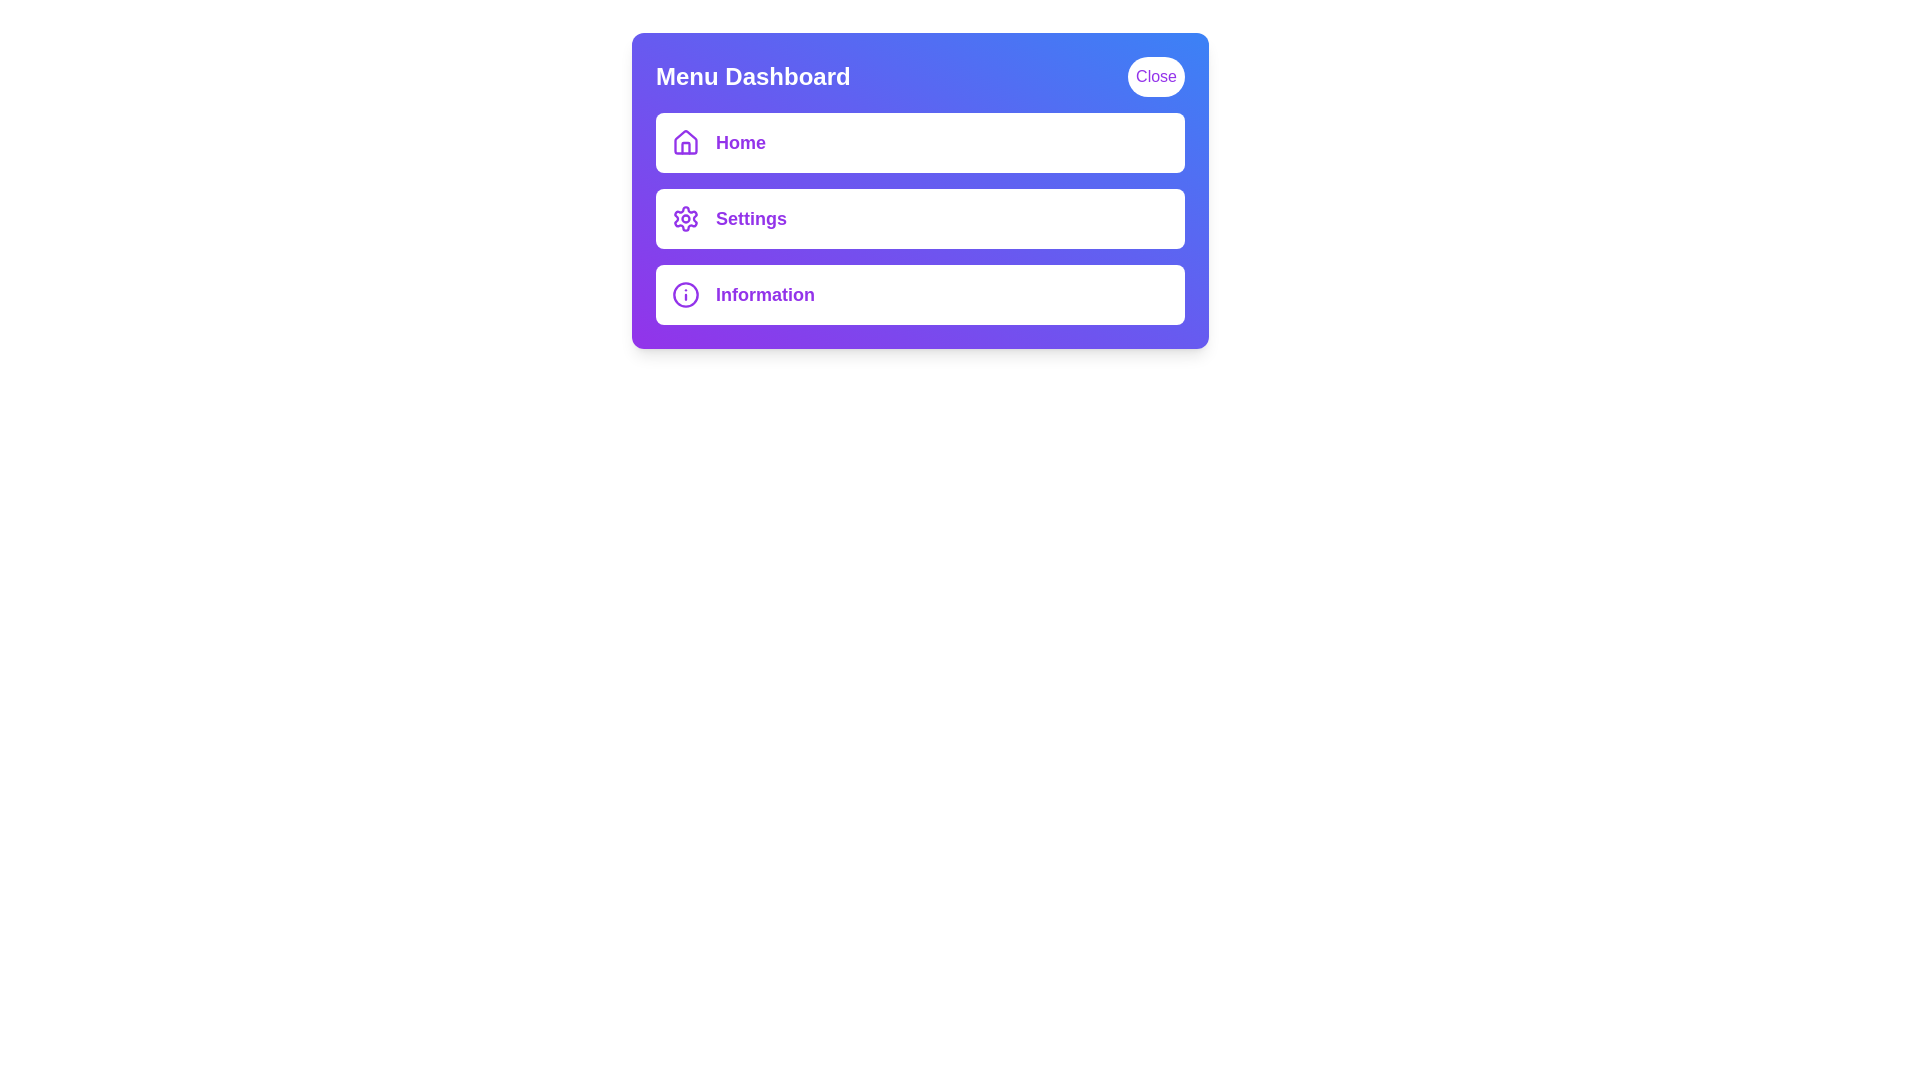  Describe the element at coordinates (919, 141) in the screenshot. I see `the menu item labeled Home to display its tooltip` at that location.